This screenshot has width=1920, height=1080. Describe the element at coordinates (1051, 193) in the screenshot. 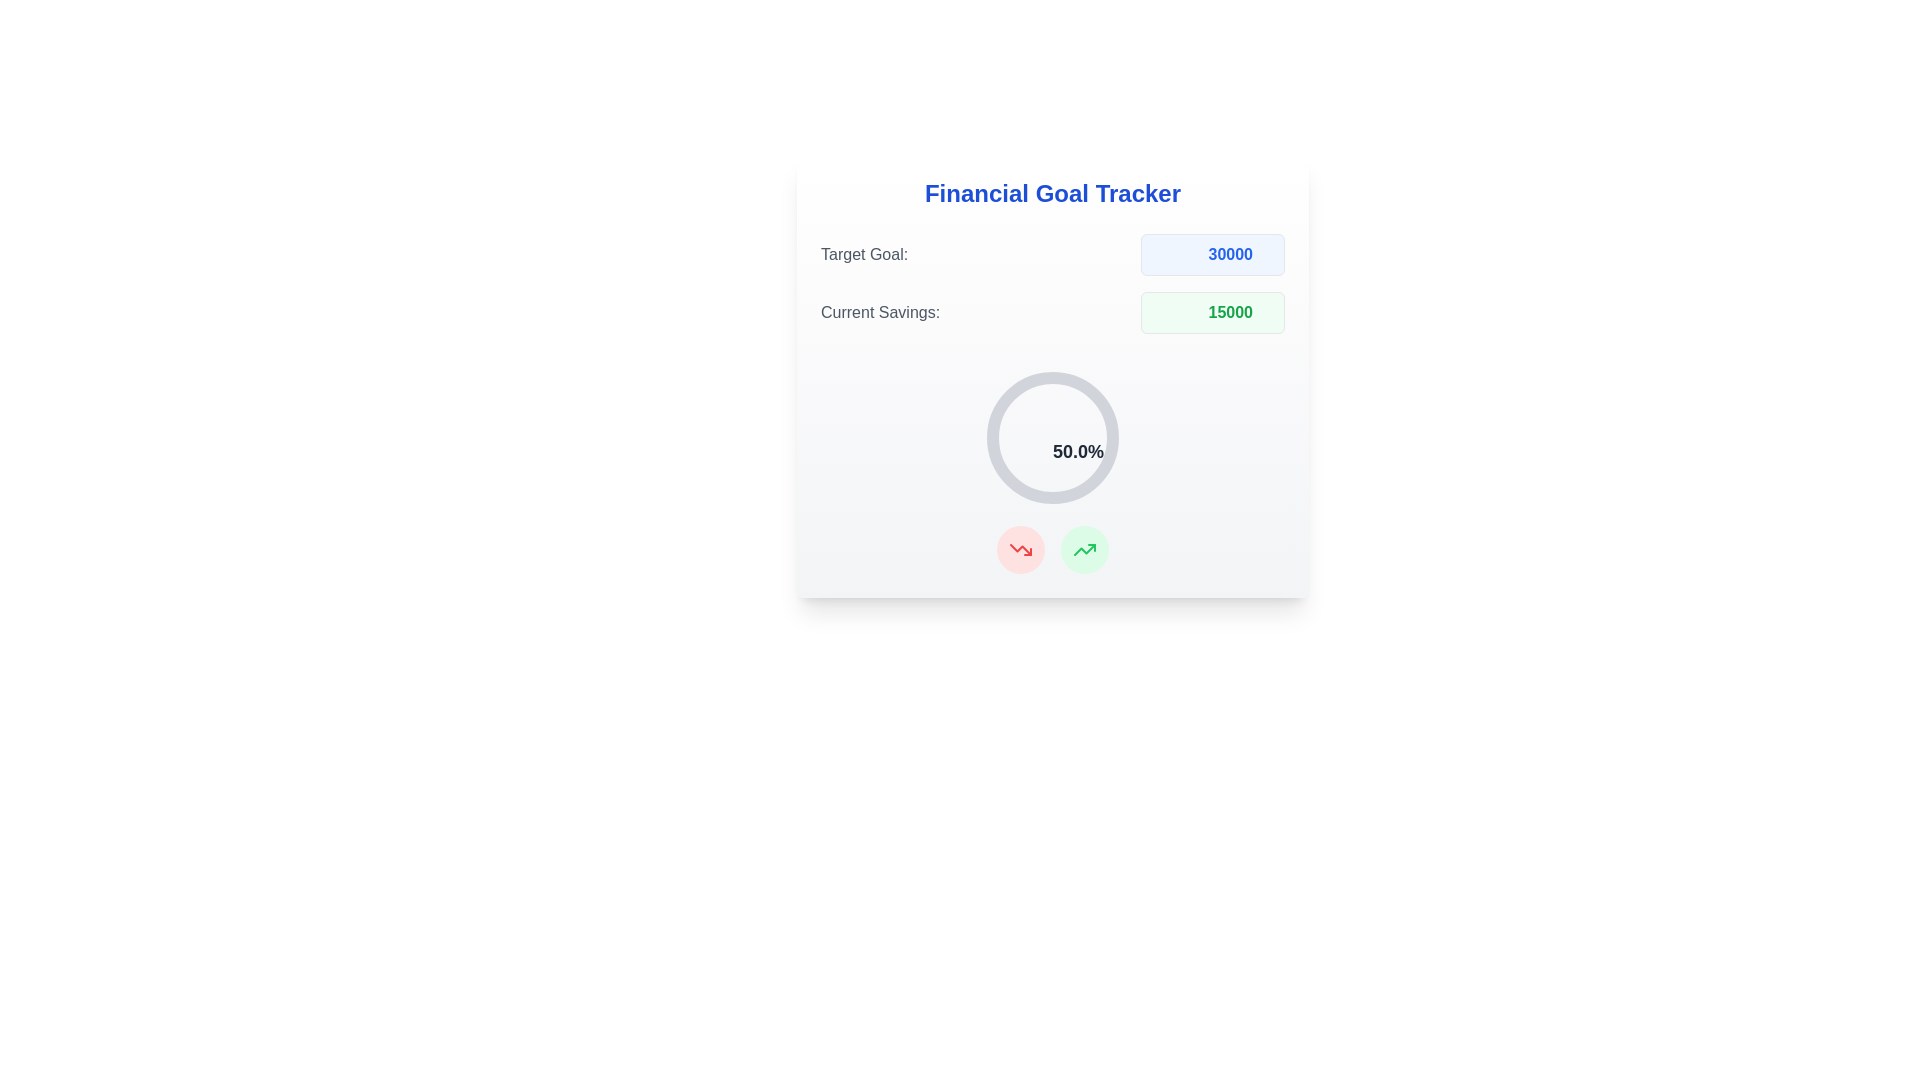

I see `header text for the financial goal tracking section located at the top of the rounded, shadowed box` at that location.